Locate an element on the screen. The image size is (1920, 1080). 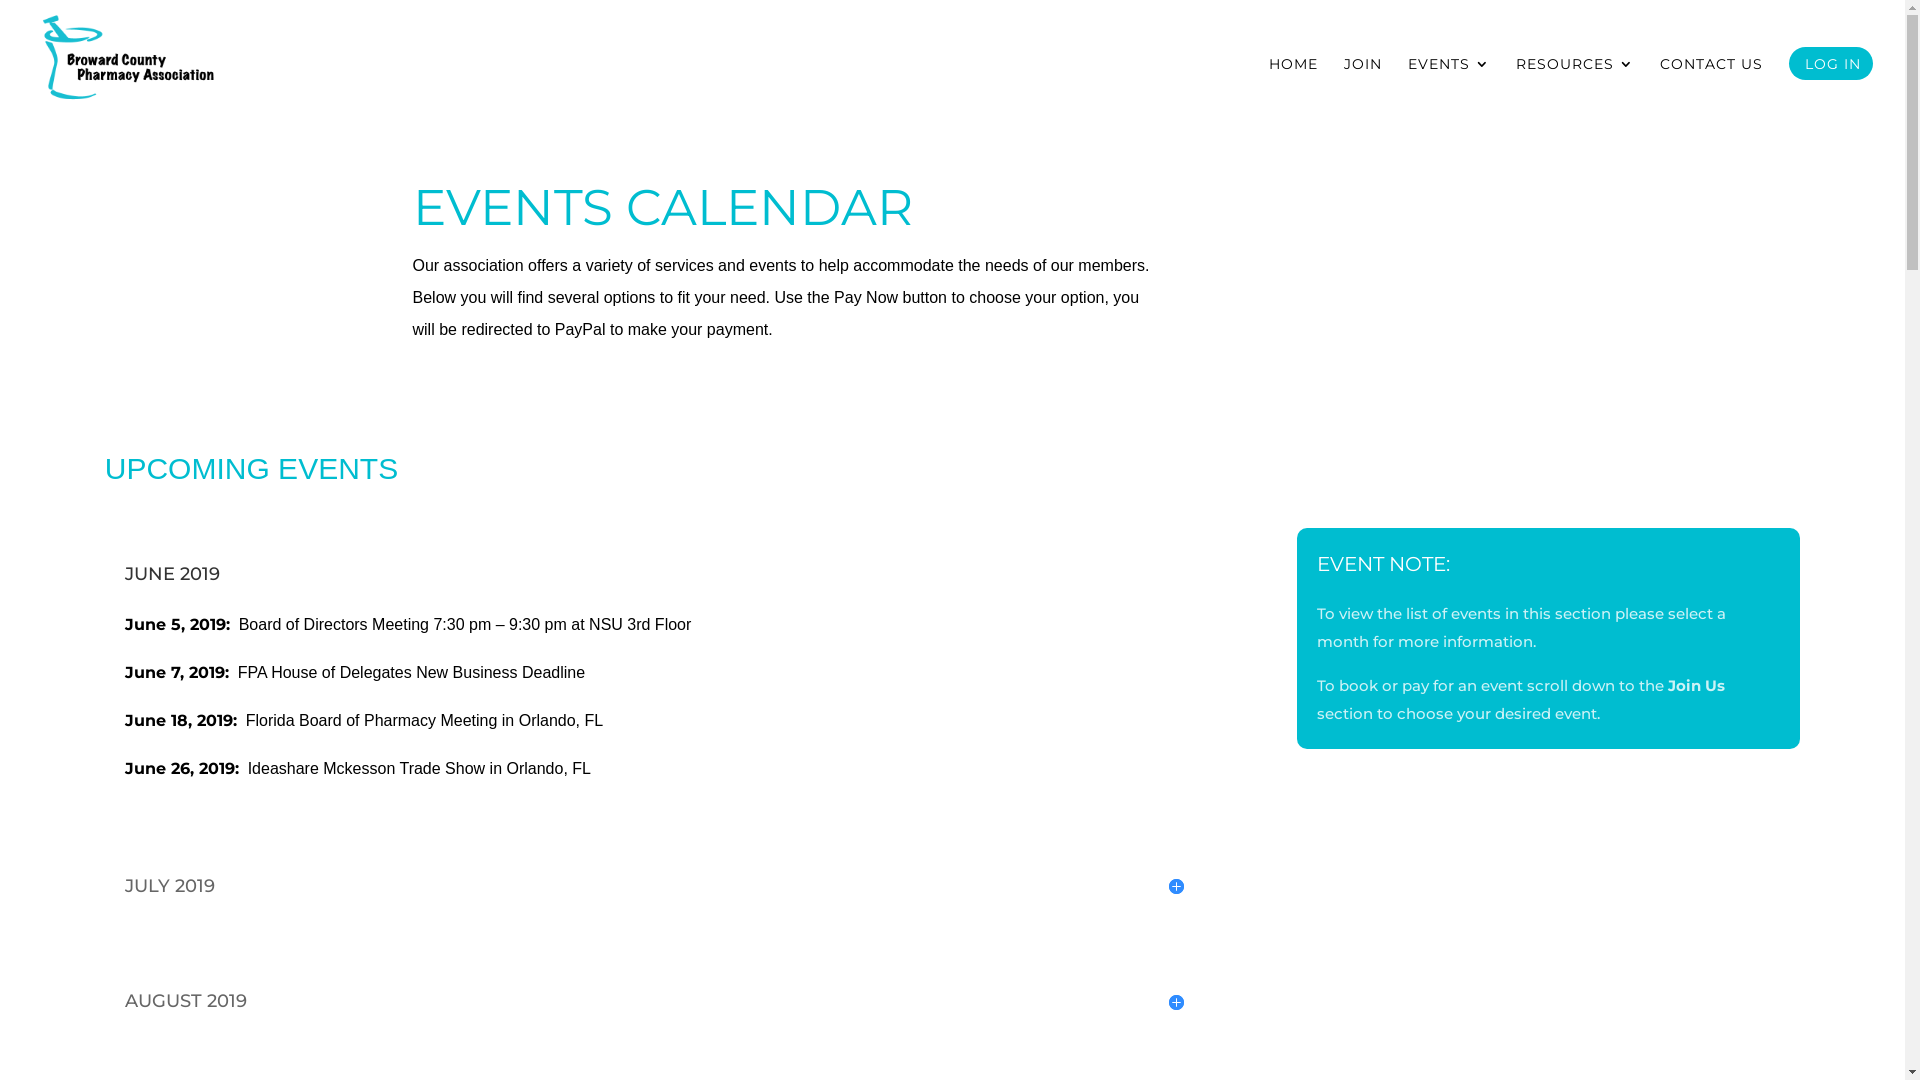
'HOME' is located at coordinates (1293, 86).